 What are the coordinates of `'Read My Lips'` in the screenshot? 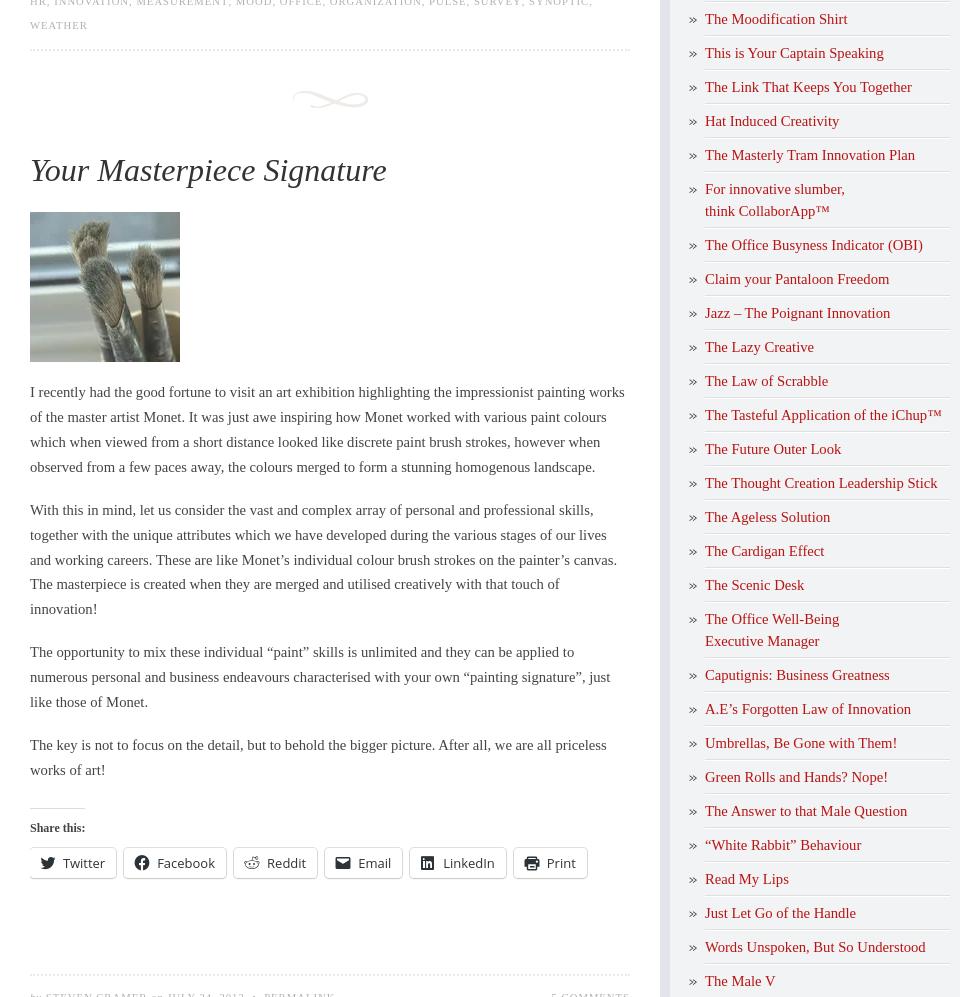 It's located at (745, 876).